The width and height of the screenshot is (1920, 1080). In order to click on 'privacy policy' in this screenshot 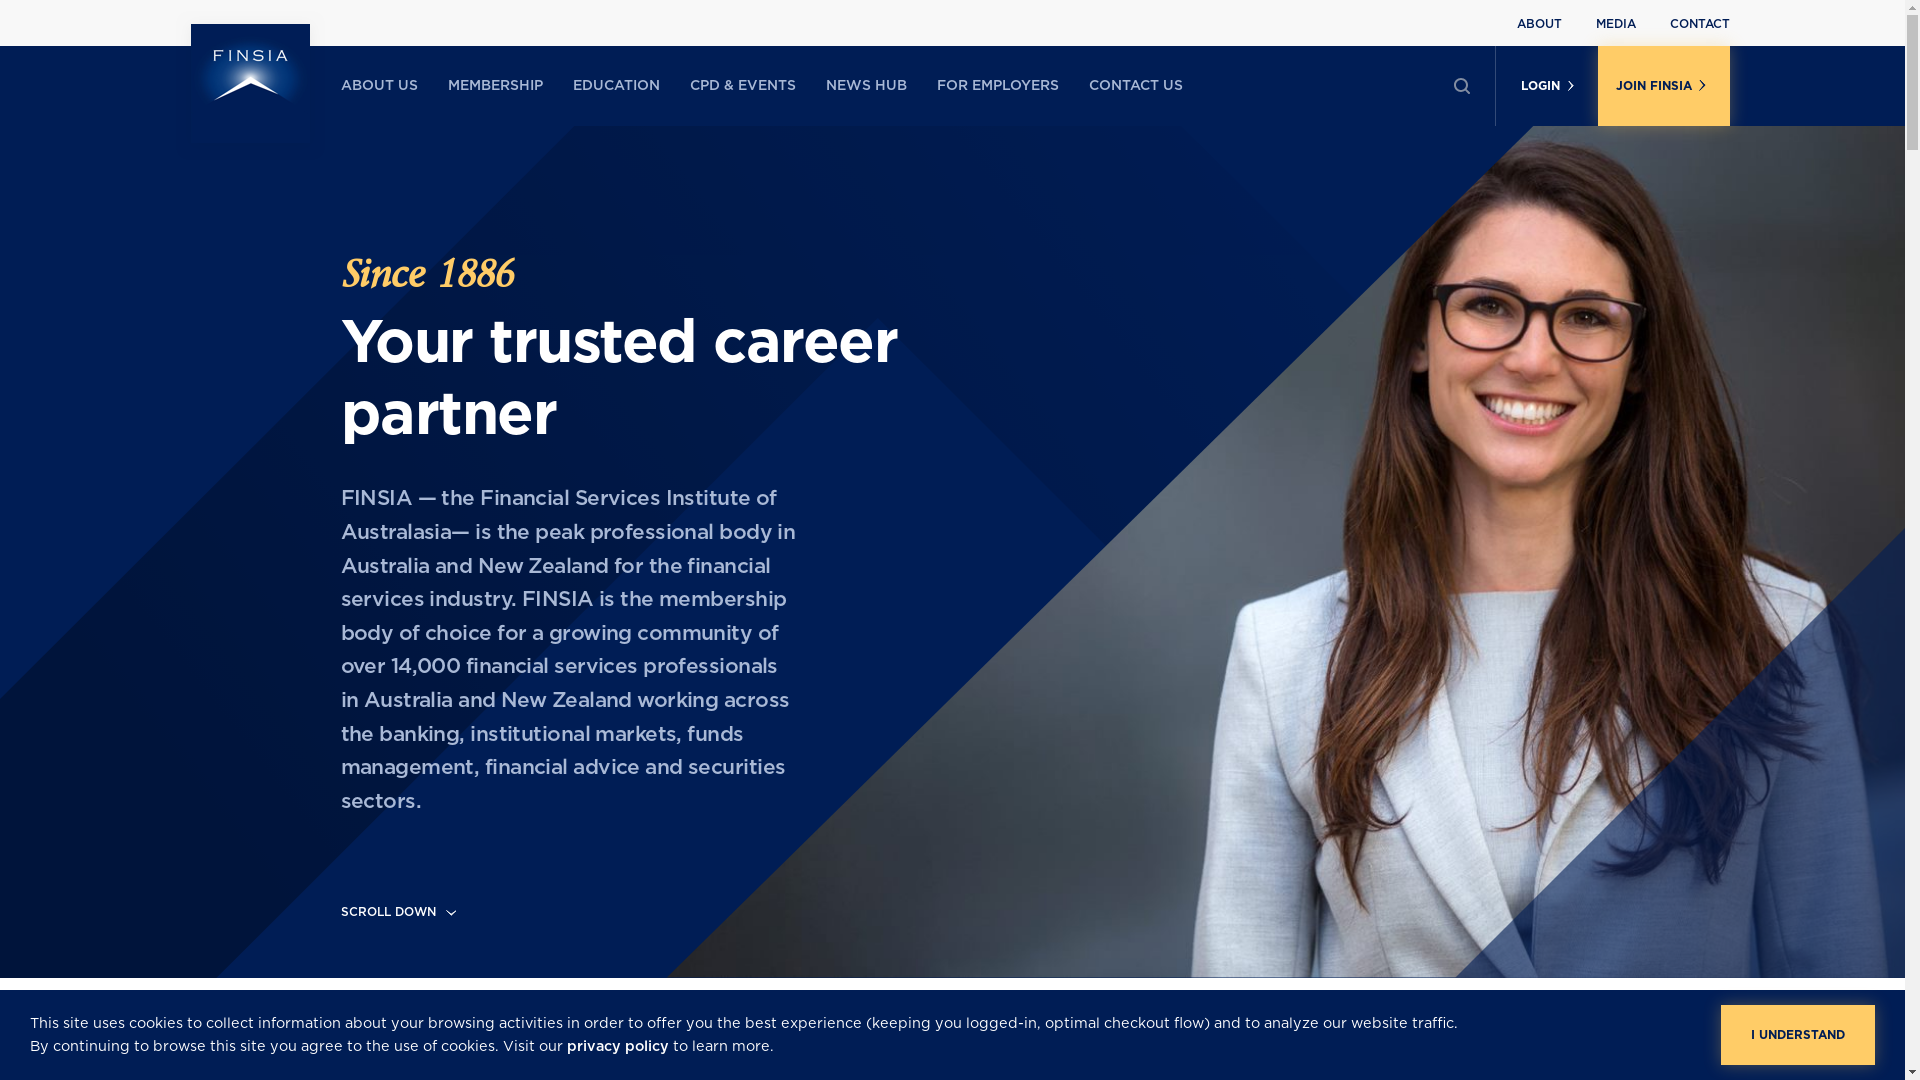, I will do `click(617, 1045)`.